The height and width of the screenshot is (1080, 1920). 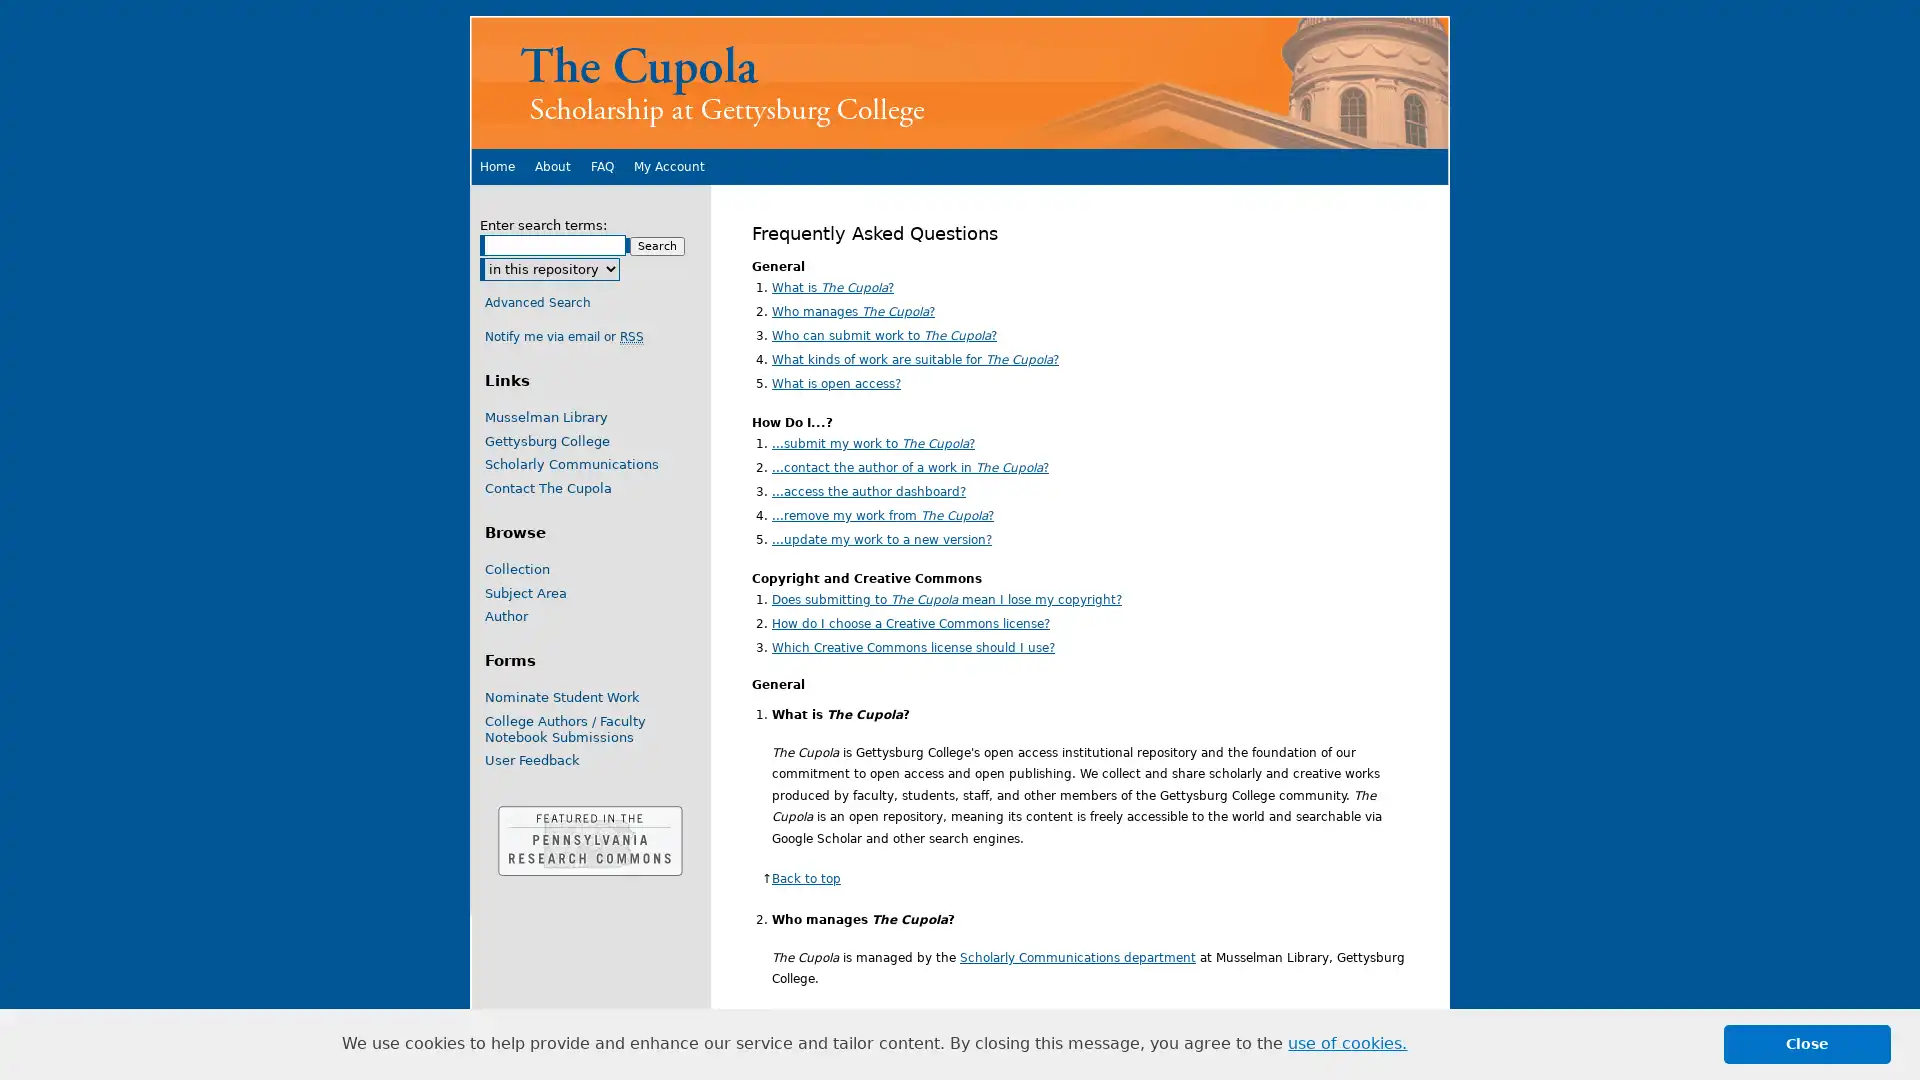 What do you see at coordinates (1347, 1043) in the screenshot?
I see `learn more about cookies` at bounding box center [1347, 1043].